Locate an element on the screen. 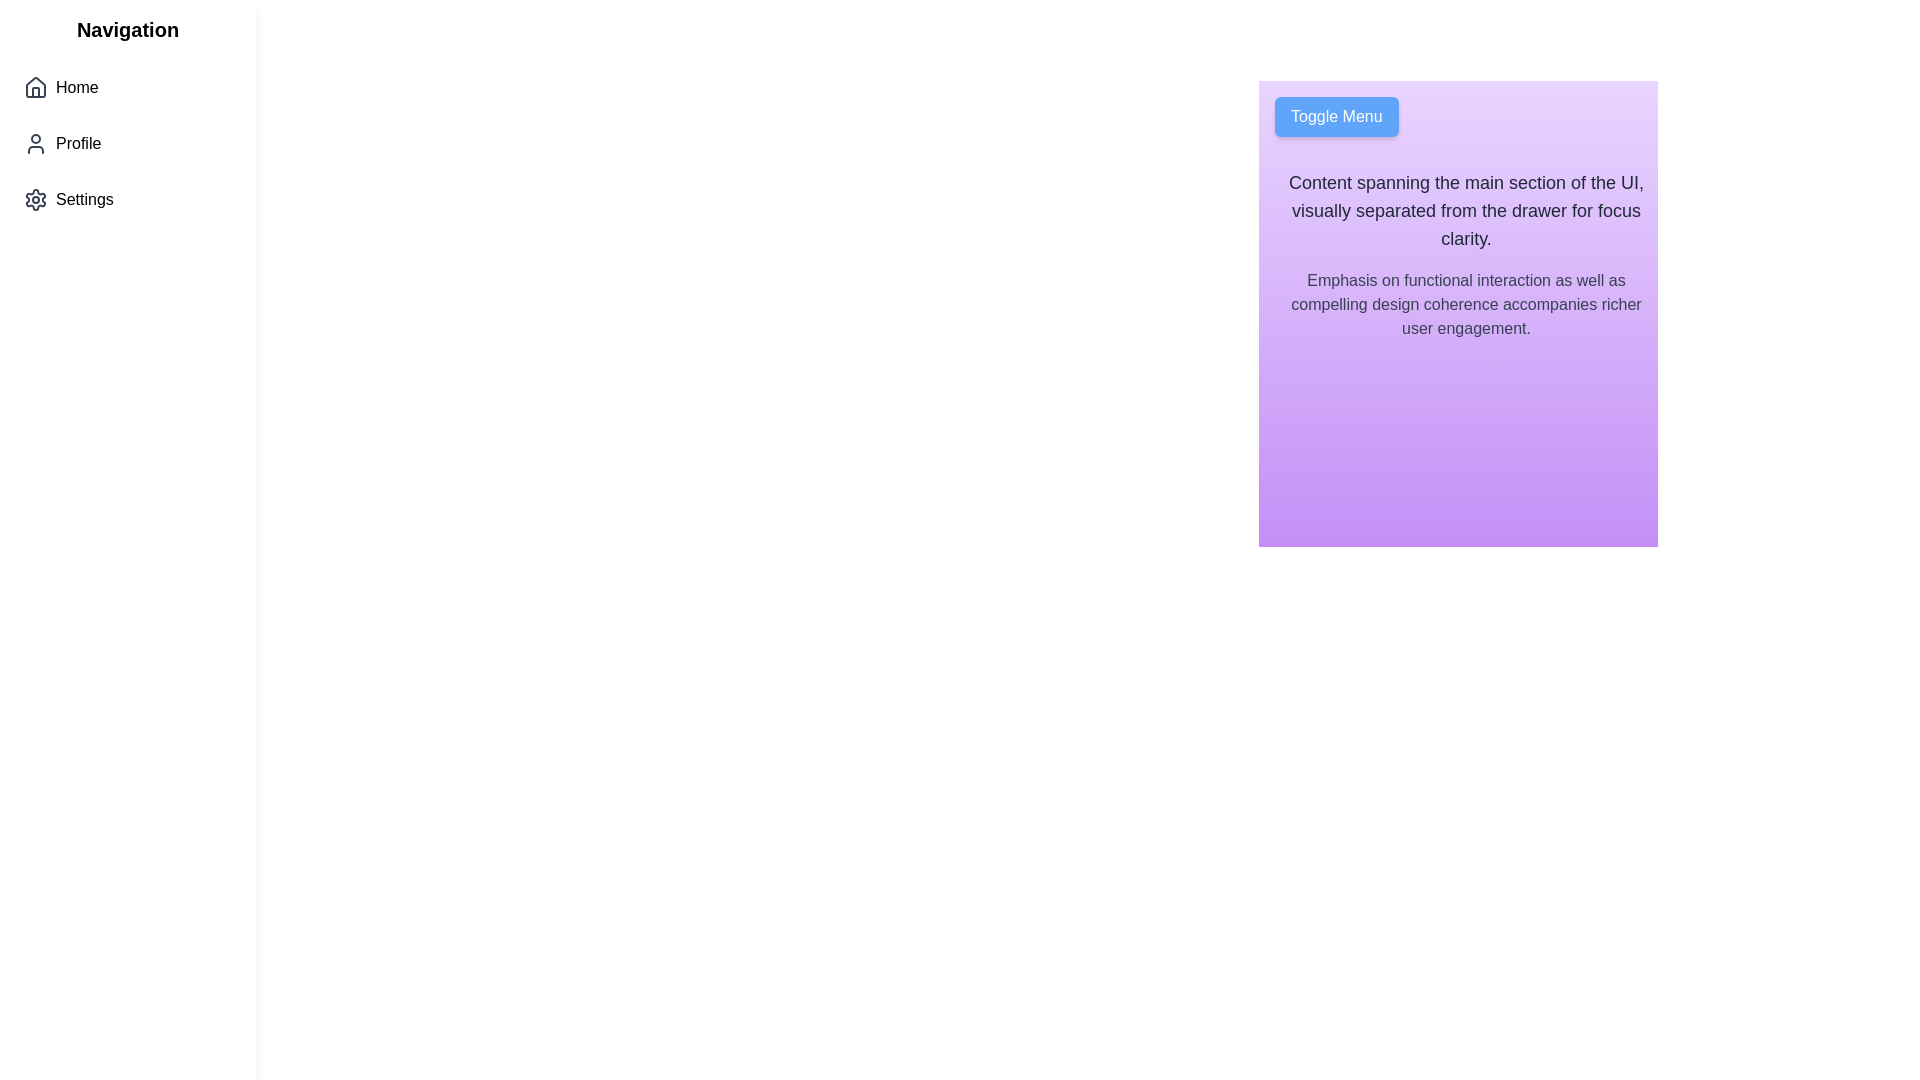 This screenshot has height=1080, width=1920. the 'Profile' text label in the sidebar navigation menu, which is the second element below 'Home' and above 'Settings' is located at coordinates (78, 142).